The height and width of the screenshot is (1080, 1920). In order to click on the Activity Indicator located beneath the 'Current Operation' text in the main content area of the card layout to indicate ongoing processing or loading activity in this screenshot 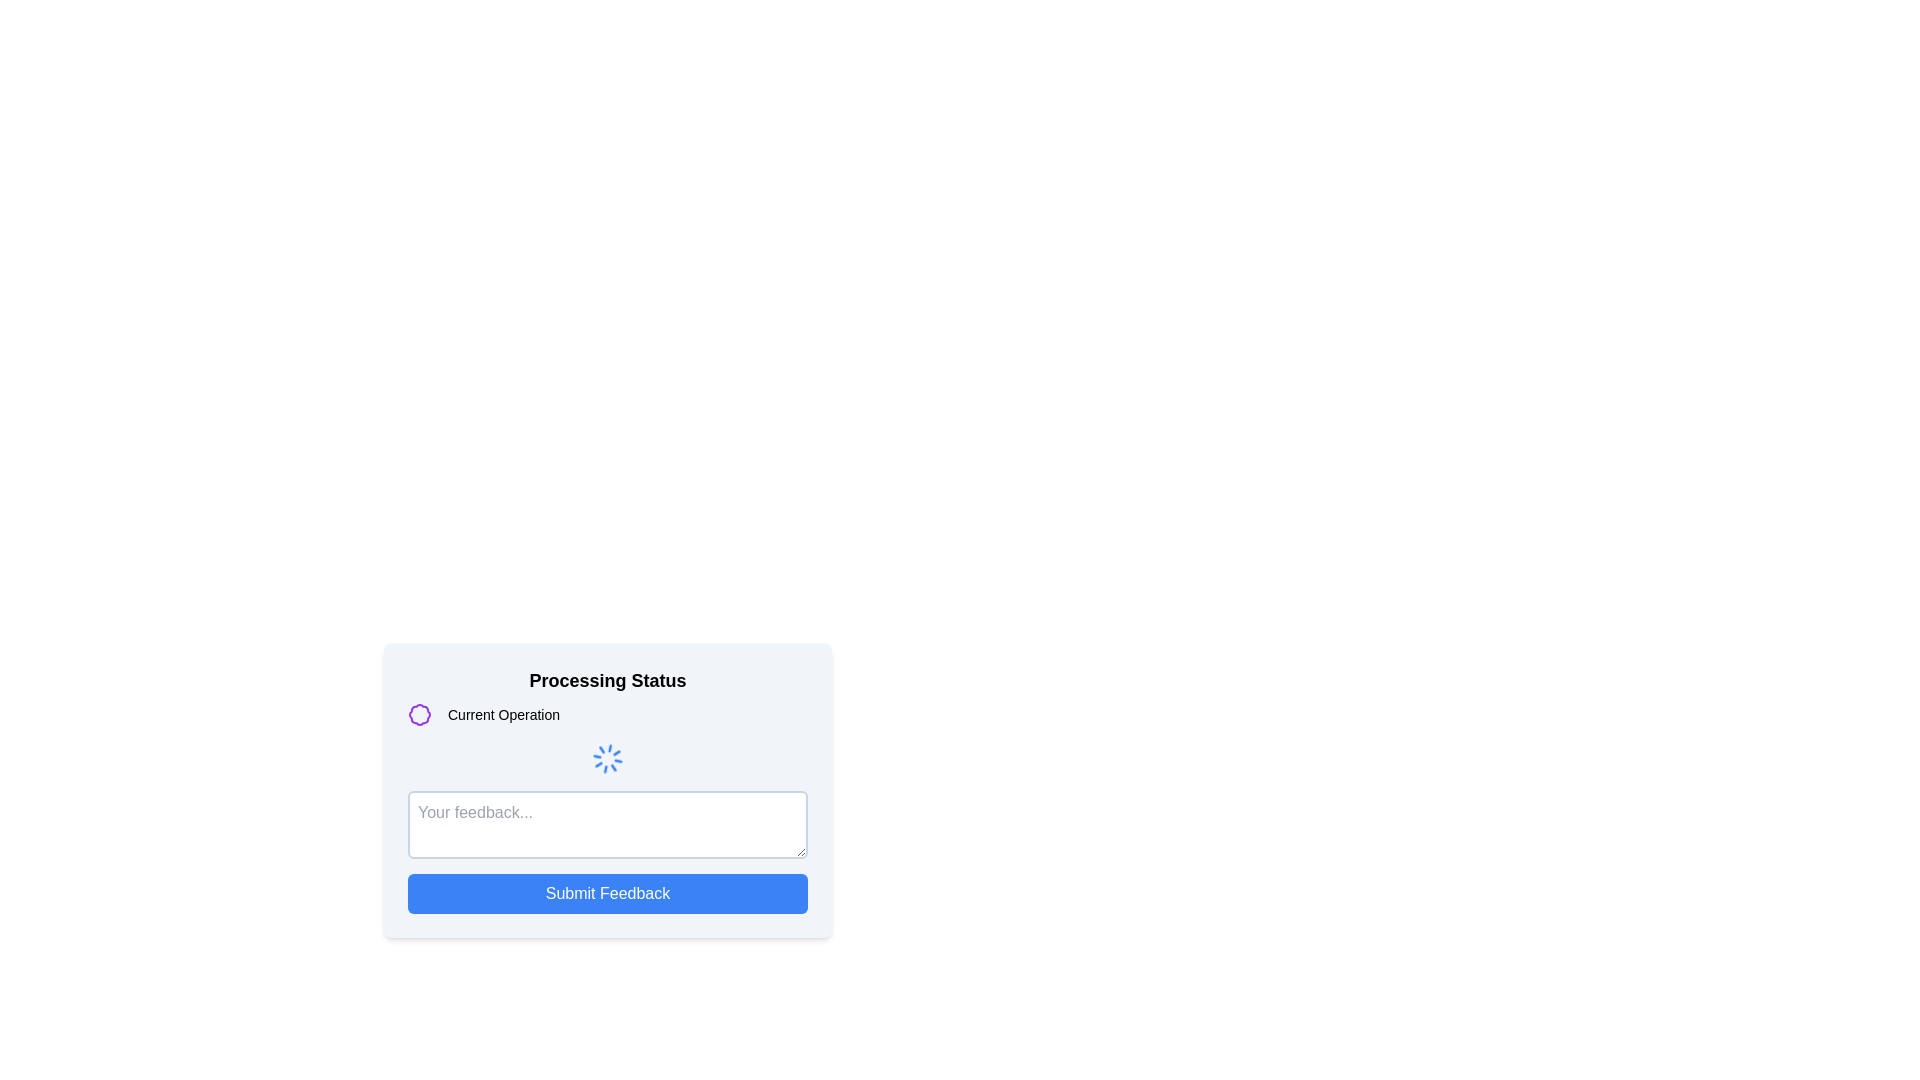, I will do `click(607, 759)`.